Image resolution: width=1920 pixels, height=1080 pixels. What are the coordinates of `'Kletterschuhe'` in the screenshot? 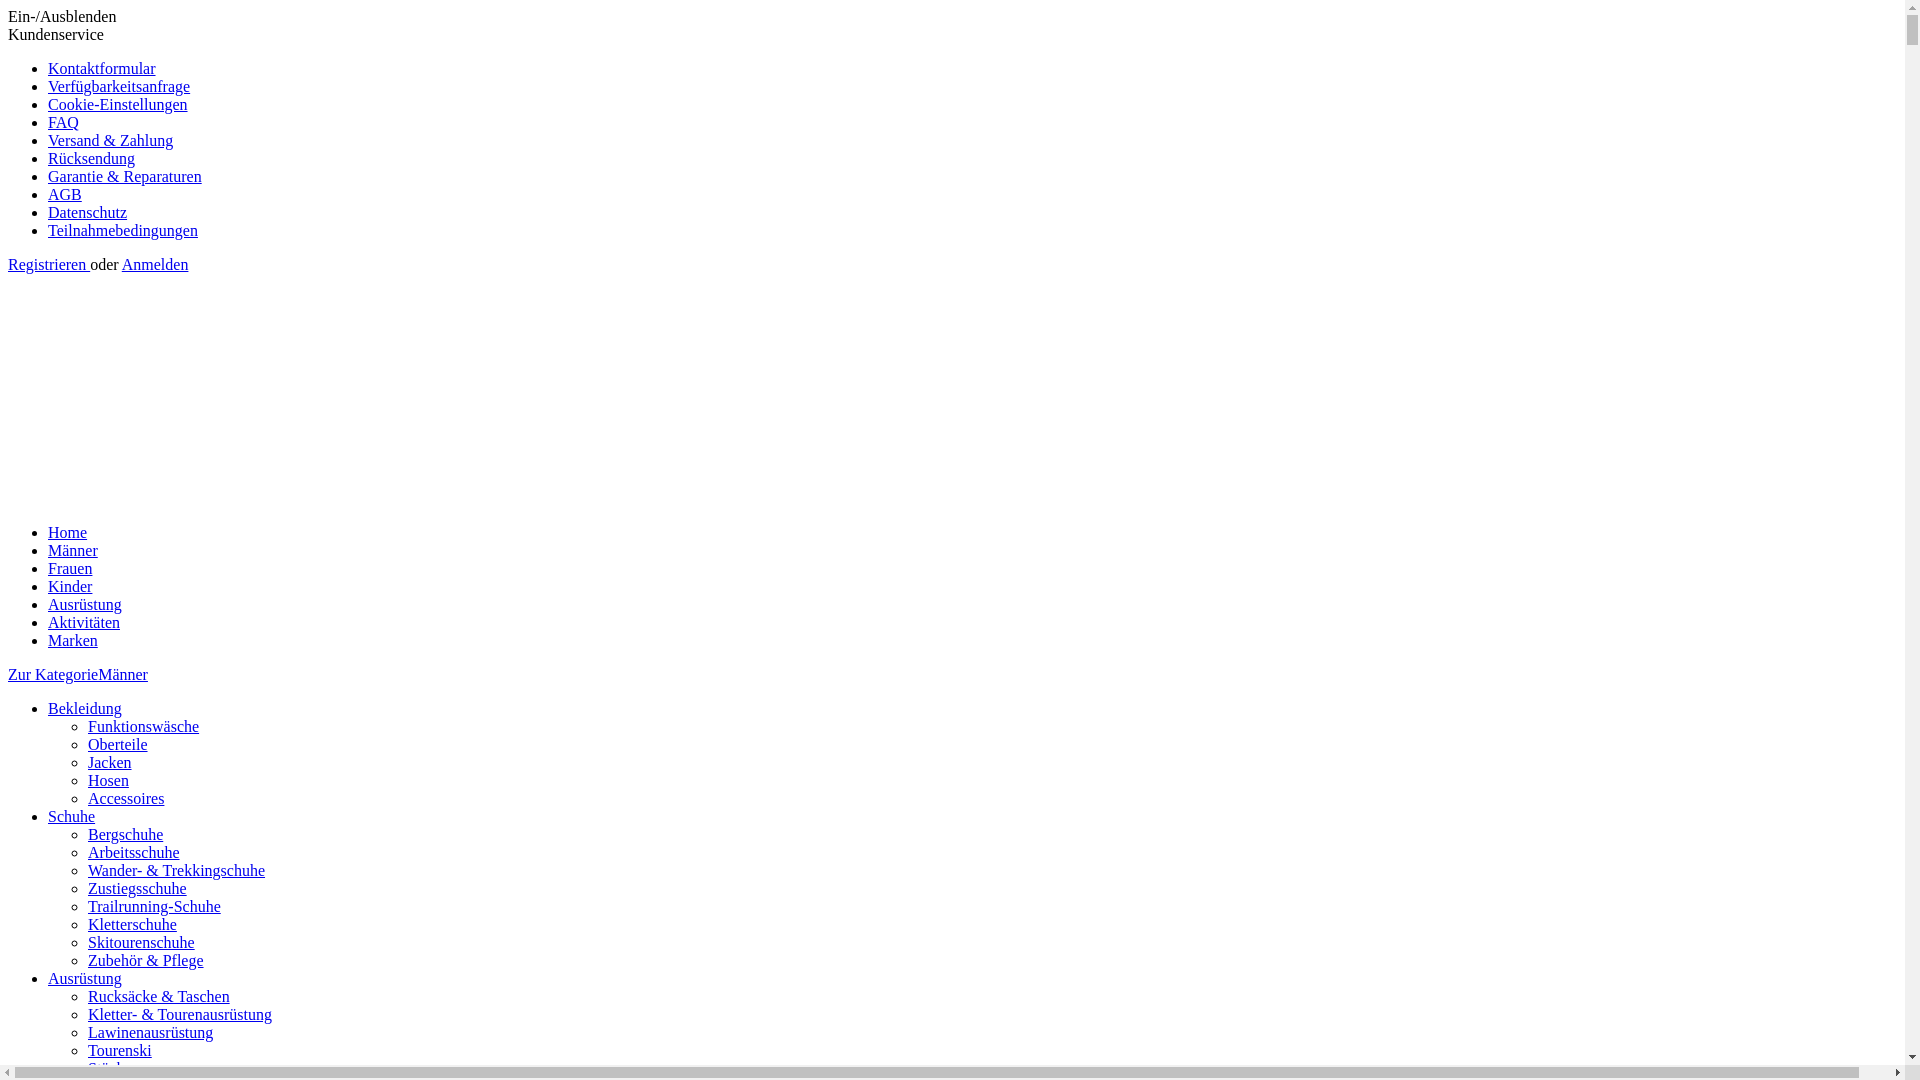 It's located at (131, 924).